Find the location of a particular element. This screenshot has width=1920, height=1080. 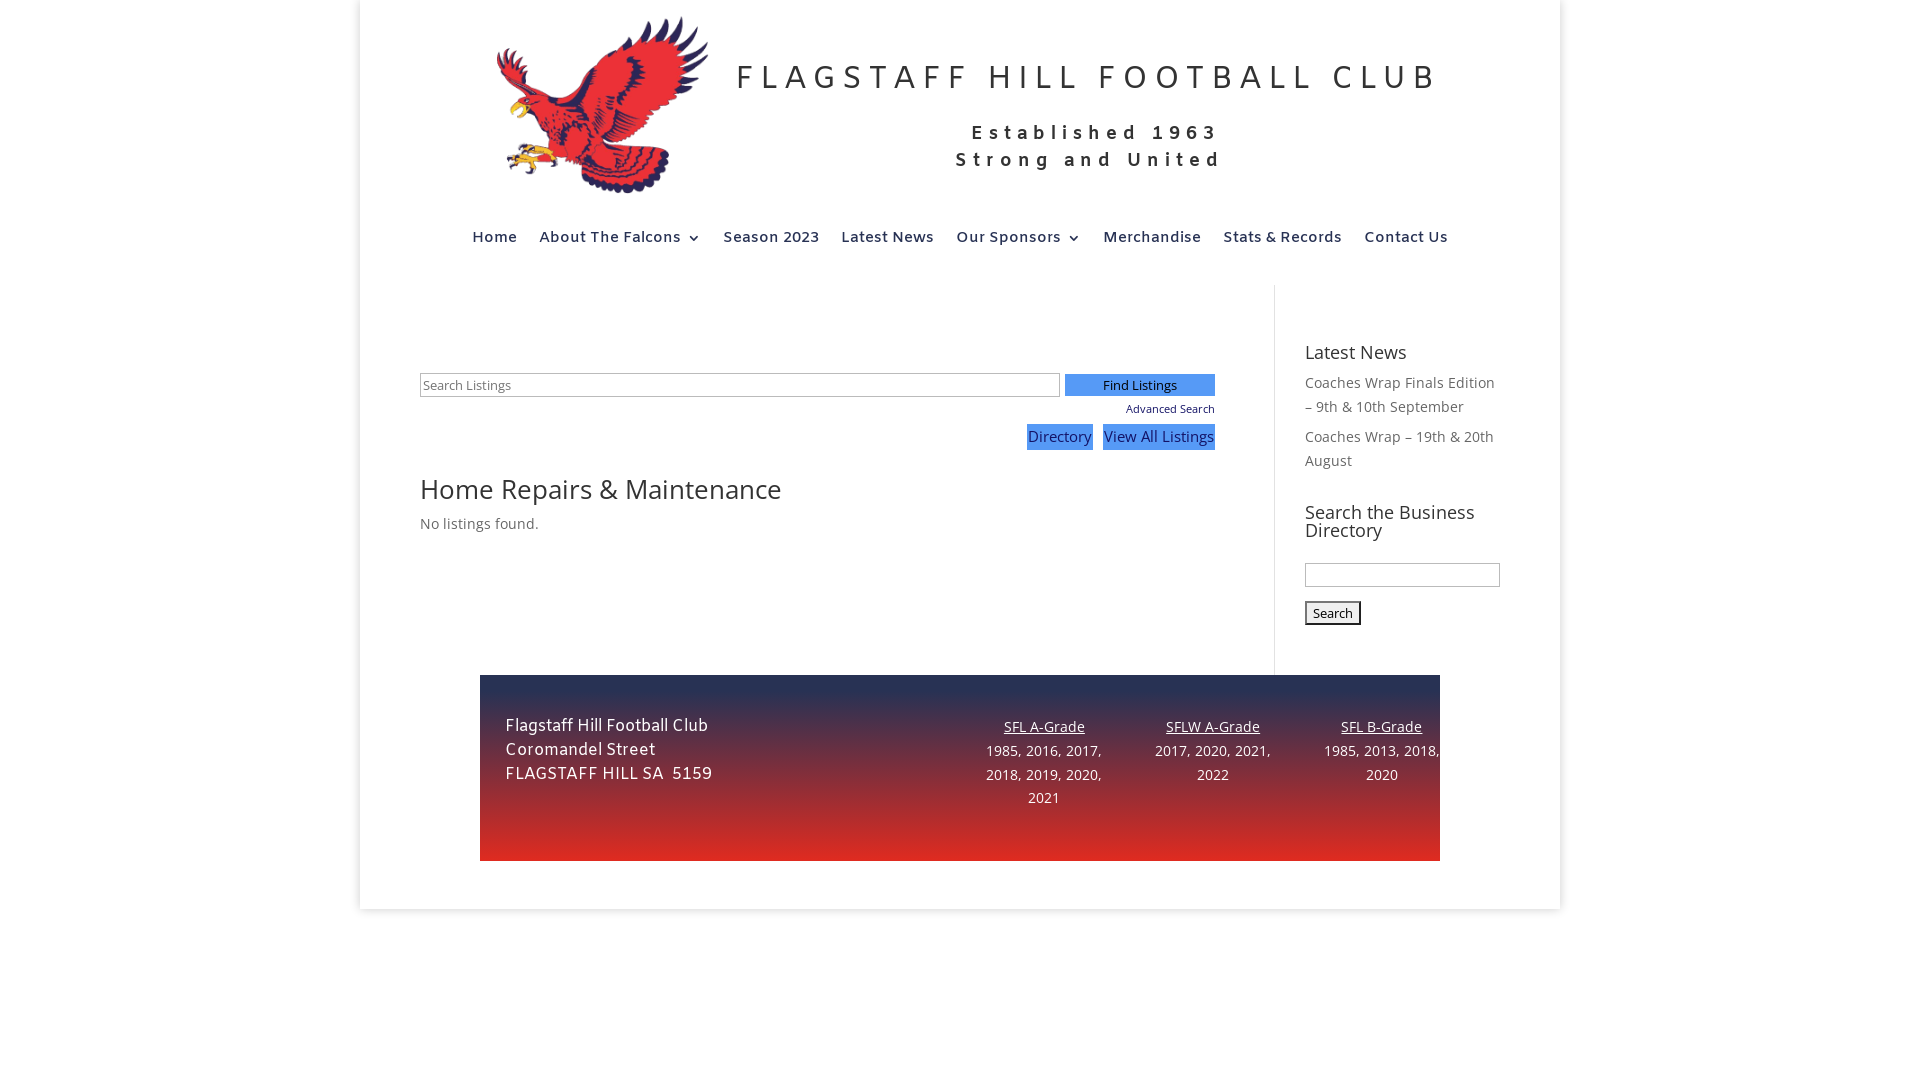

'Season 2023' is located at coordinates (770, 241).